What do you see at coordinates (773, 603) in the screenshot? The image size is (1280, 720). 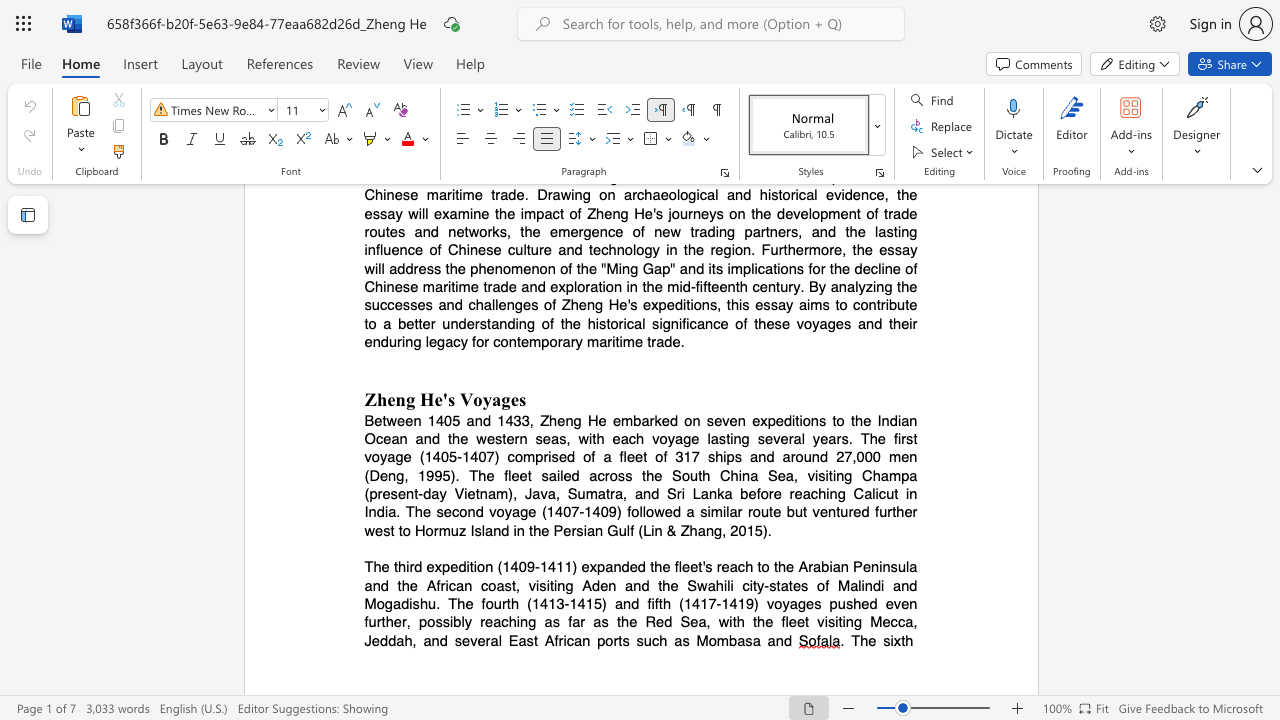 I see `the space between the continuous character "v" and "o" in the text` at bounding box center [773, 603].